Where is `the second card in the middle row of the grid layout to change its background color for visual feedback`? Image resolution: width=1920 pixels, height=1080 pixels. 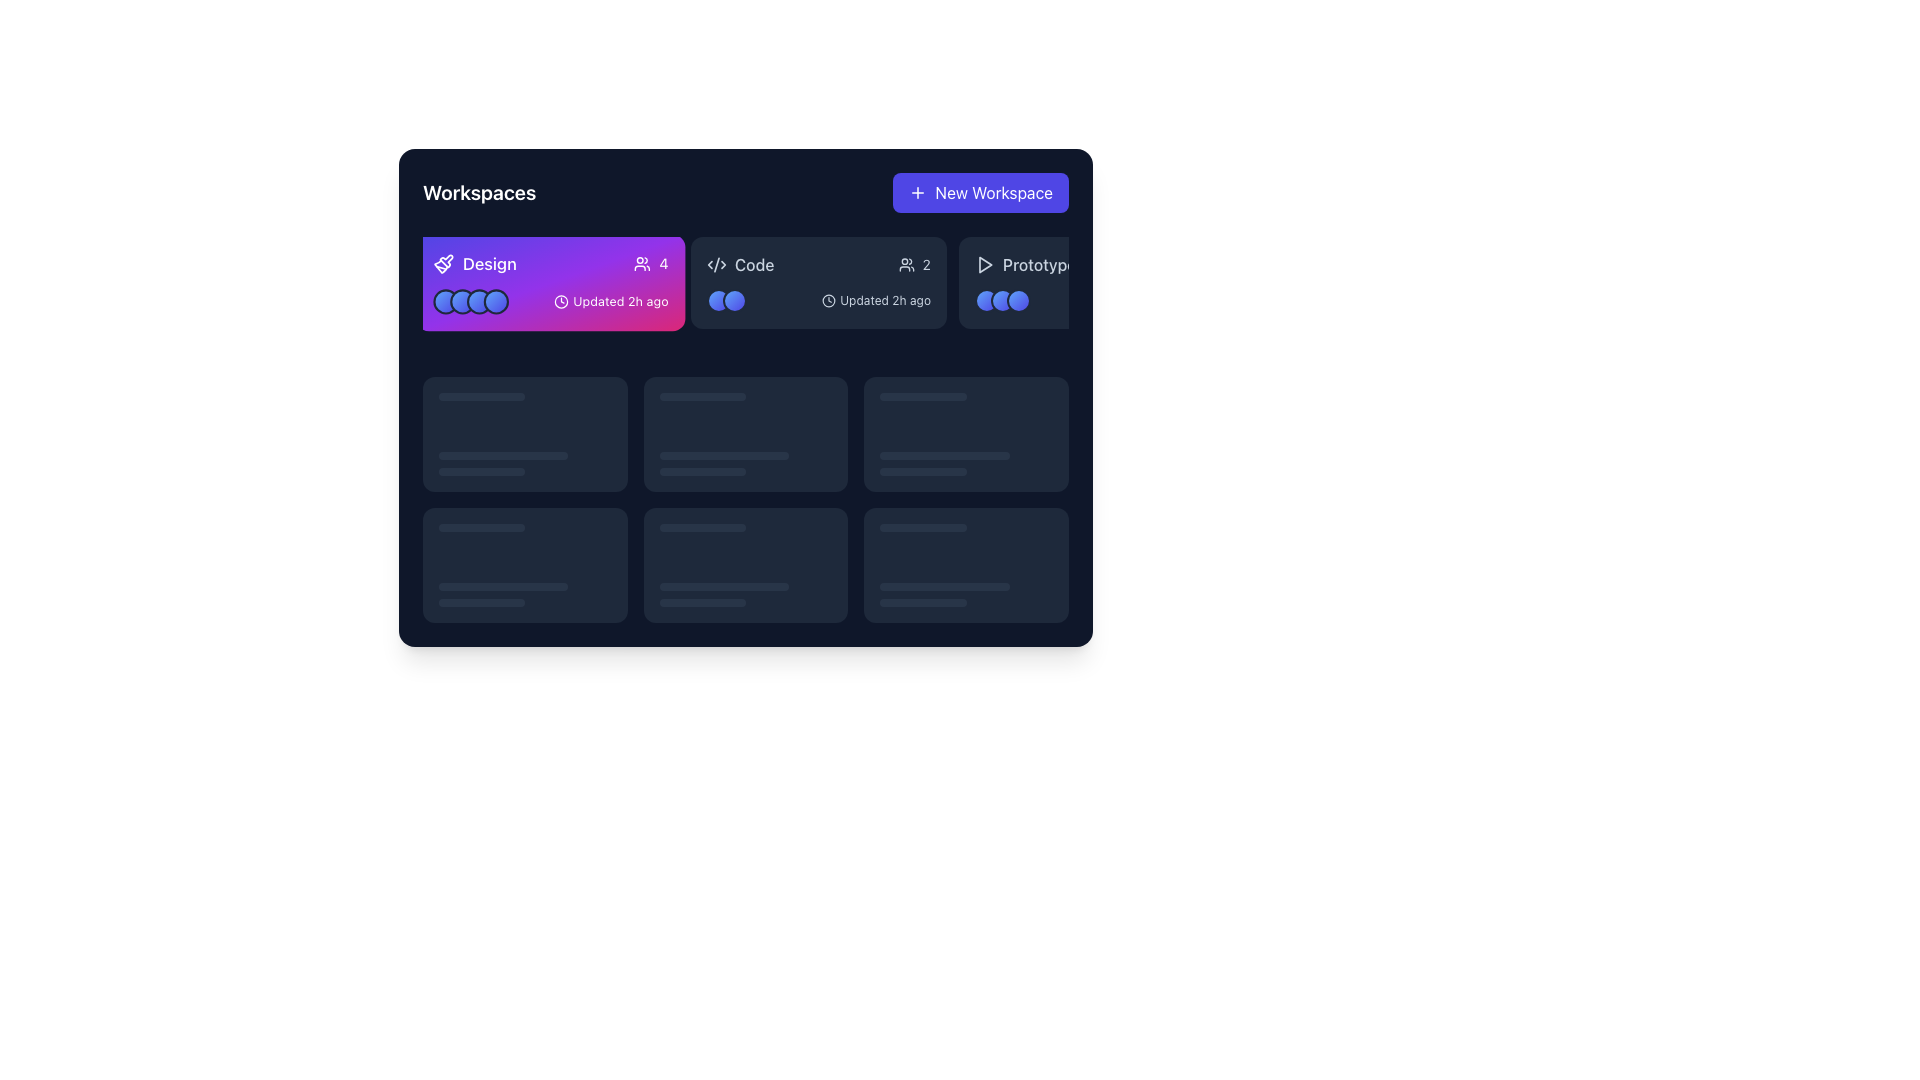 the second card in the middle row of the grid layout to change its background color for visual feedback is located at coordinates (744, 433).